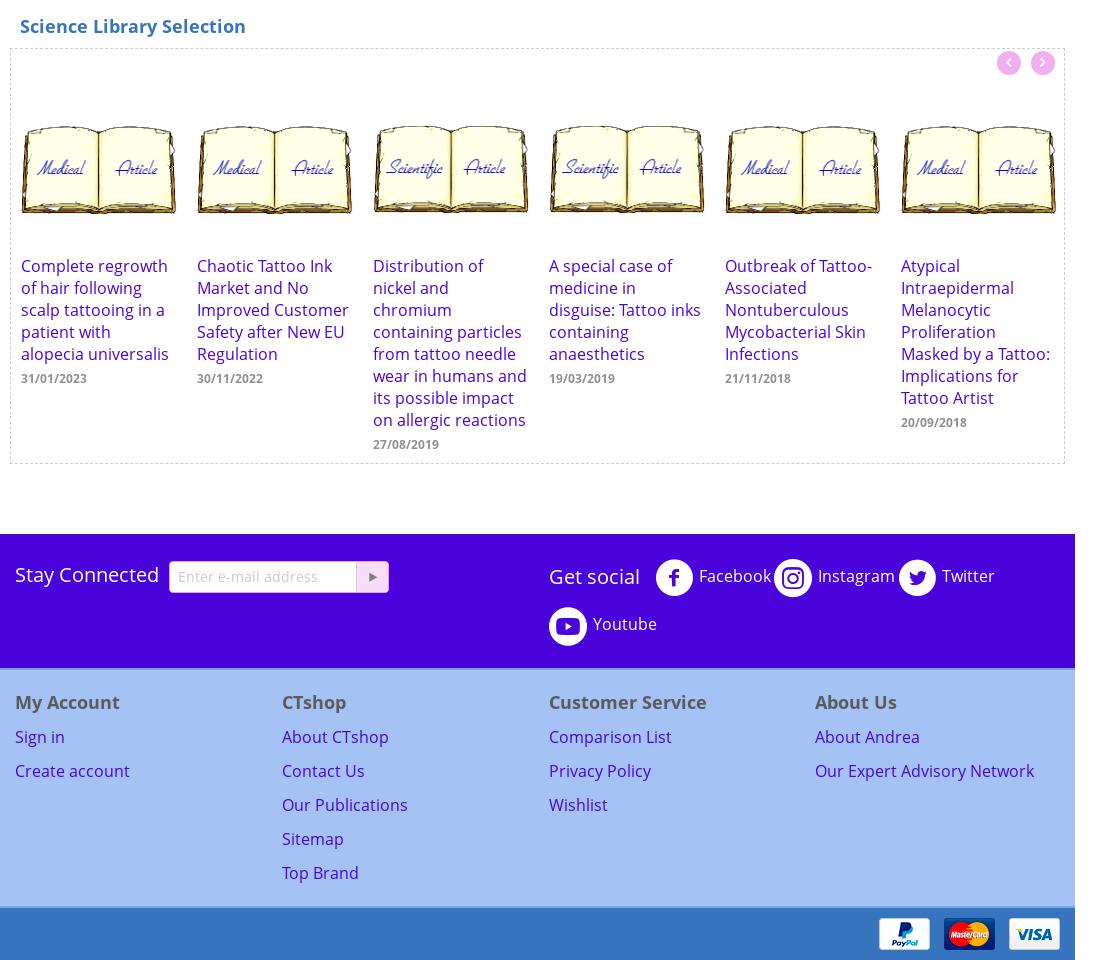 This screenshot has width=1096, height=960. Describe the element at coordinates (548, 769) in the screenshot. I see `'Privacy Policy'` at that location.